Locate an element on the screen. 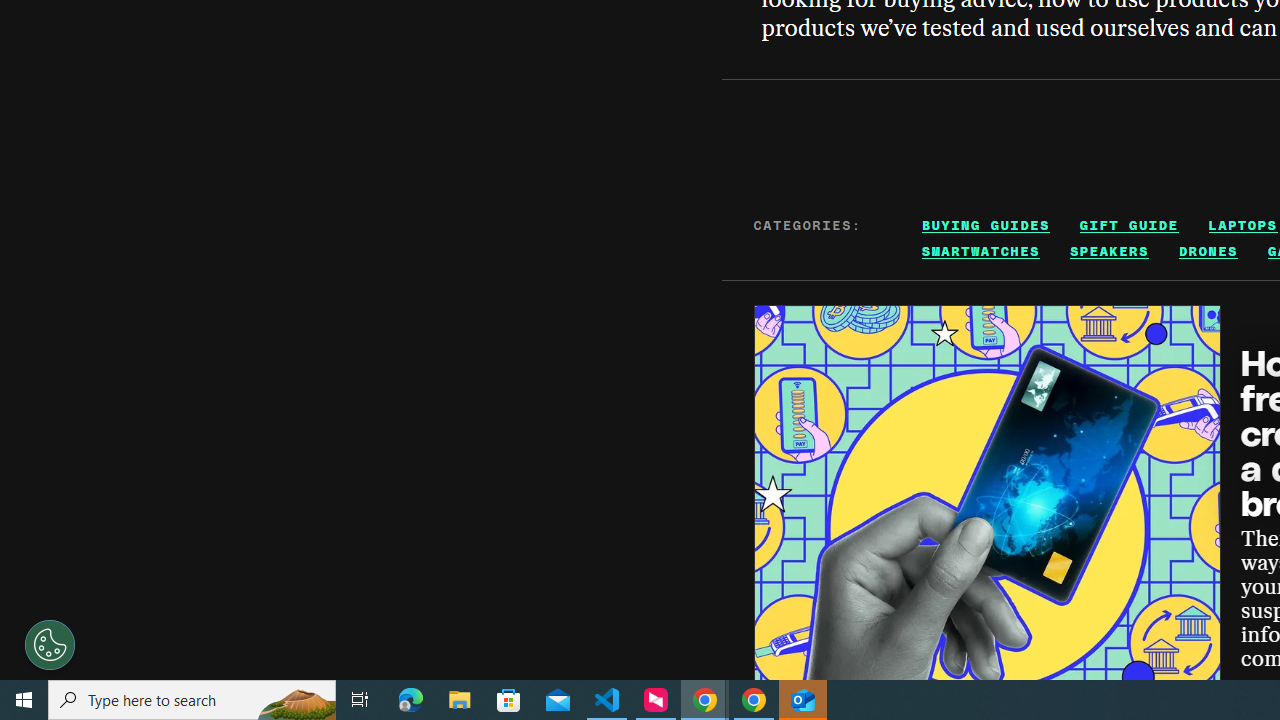 The width and height of the screenshot is (1280, 720). 'Open Preferences' is located at coordinates (50, 645).